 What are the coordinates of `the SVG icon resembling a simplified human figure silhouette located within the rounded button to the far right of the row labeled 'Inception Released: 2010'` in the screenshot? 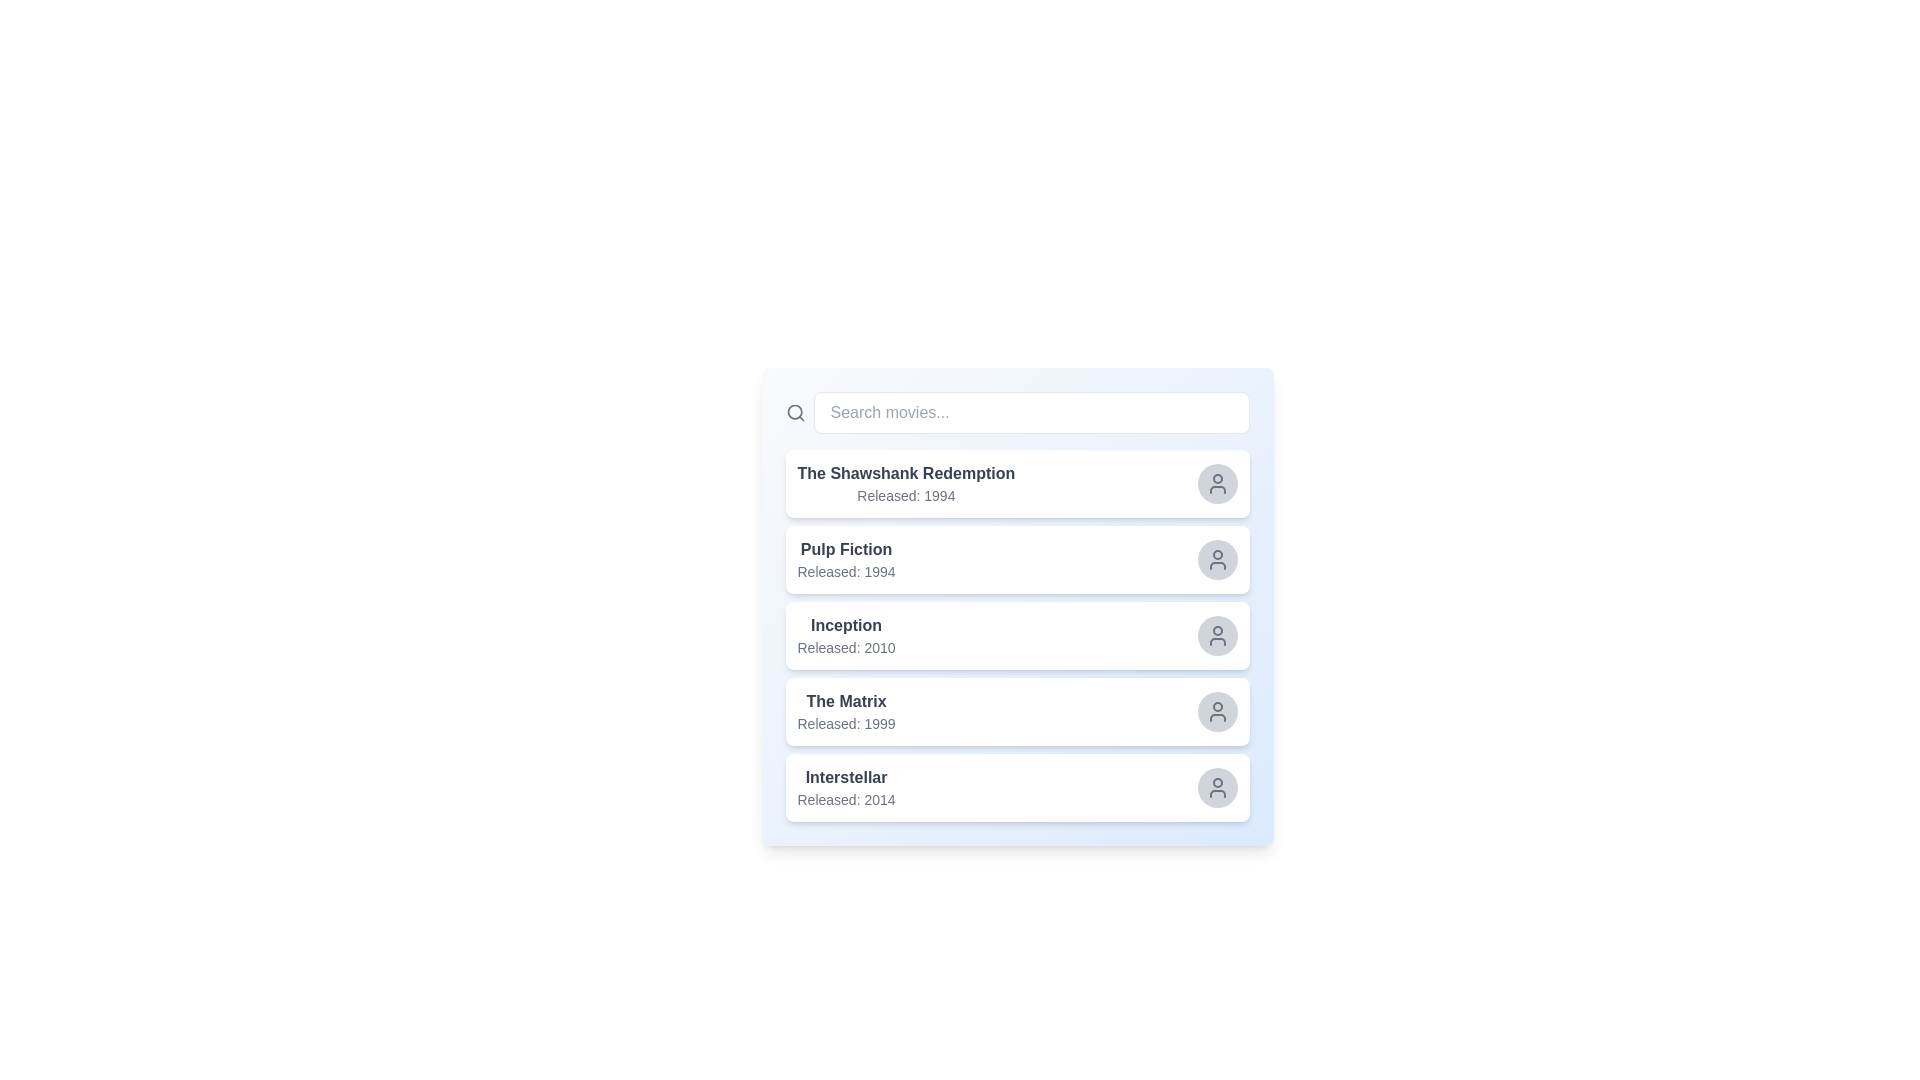 It's located at (1216, 636).